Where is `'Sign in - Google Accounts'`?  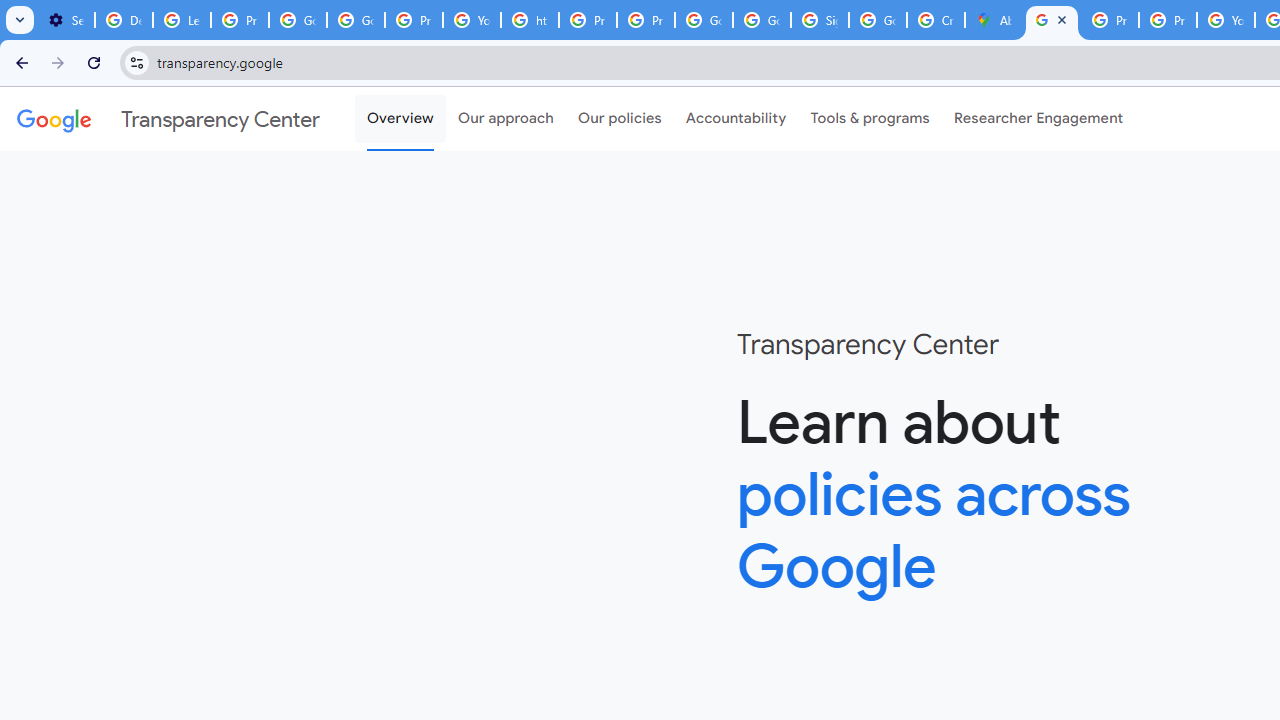
'Sign in - Google Accounts' is located at coordinates (819, 20).